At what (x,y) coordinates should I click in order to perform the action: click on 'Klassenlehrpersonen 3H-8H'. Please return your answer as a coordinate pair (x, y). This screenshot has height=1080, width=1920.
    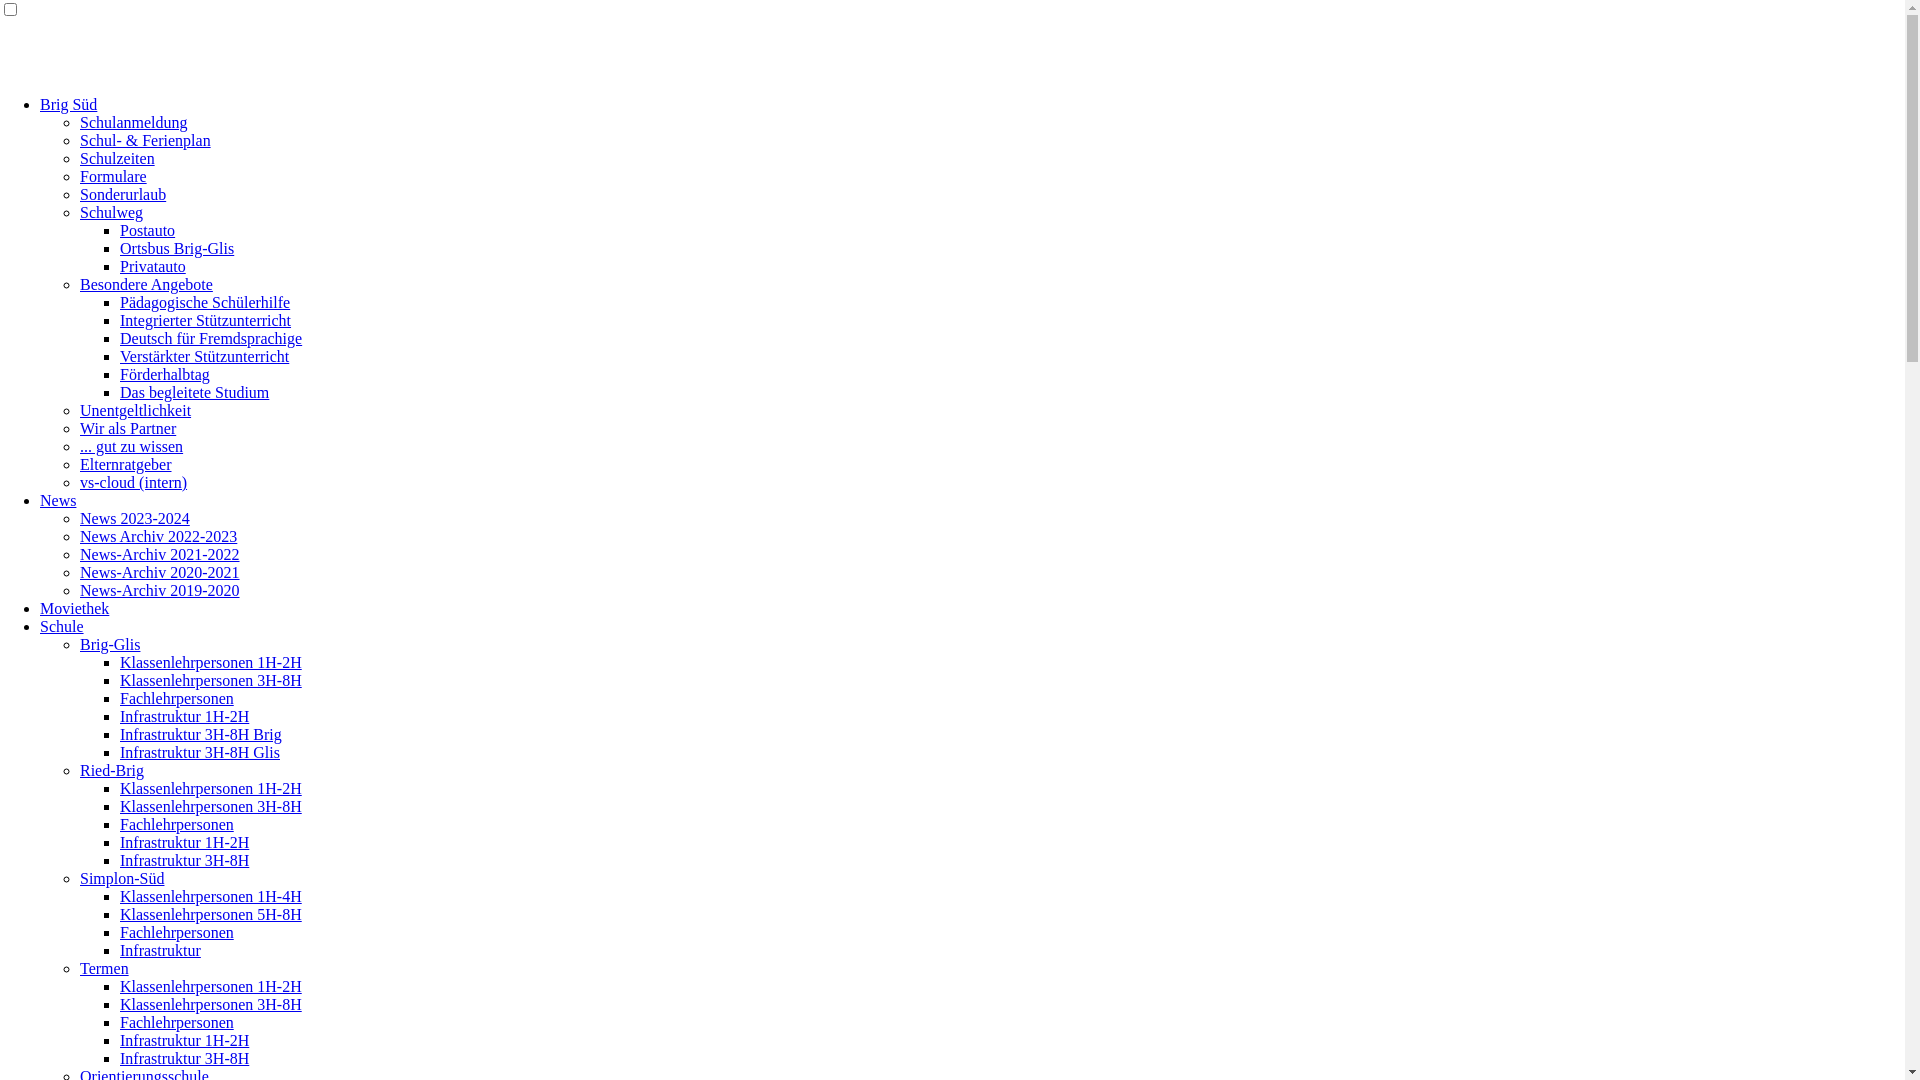
    Looking at the image, I should click on (211, 679).